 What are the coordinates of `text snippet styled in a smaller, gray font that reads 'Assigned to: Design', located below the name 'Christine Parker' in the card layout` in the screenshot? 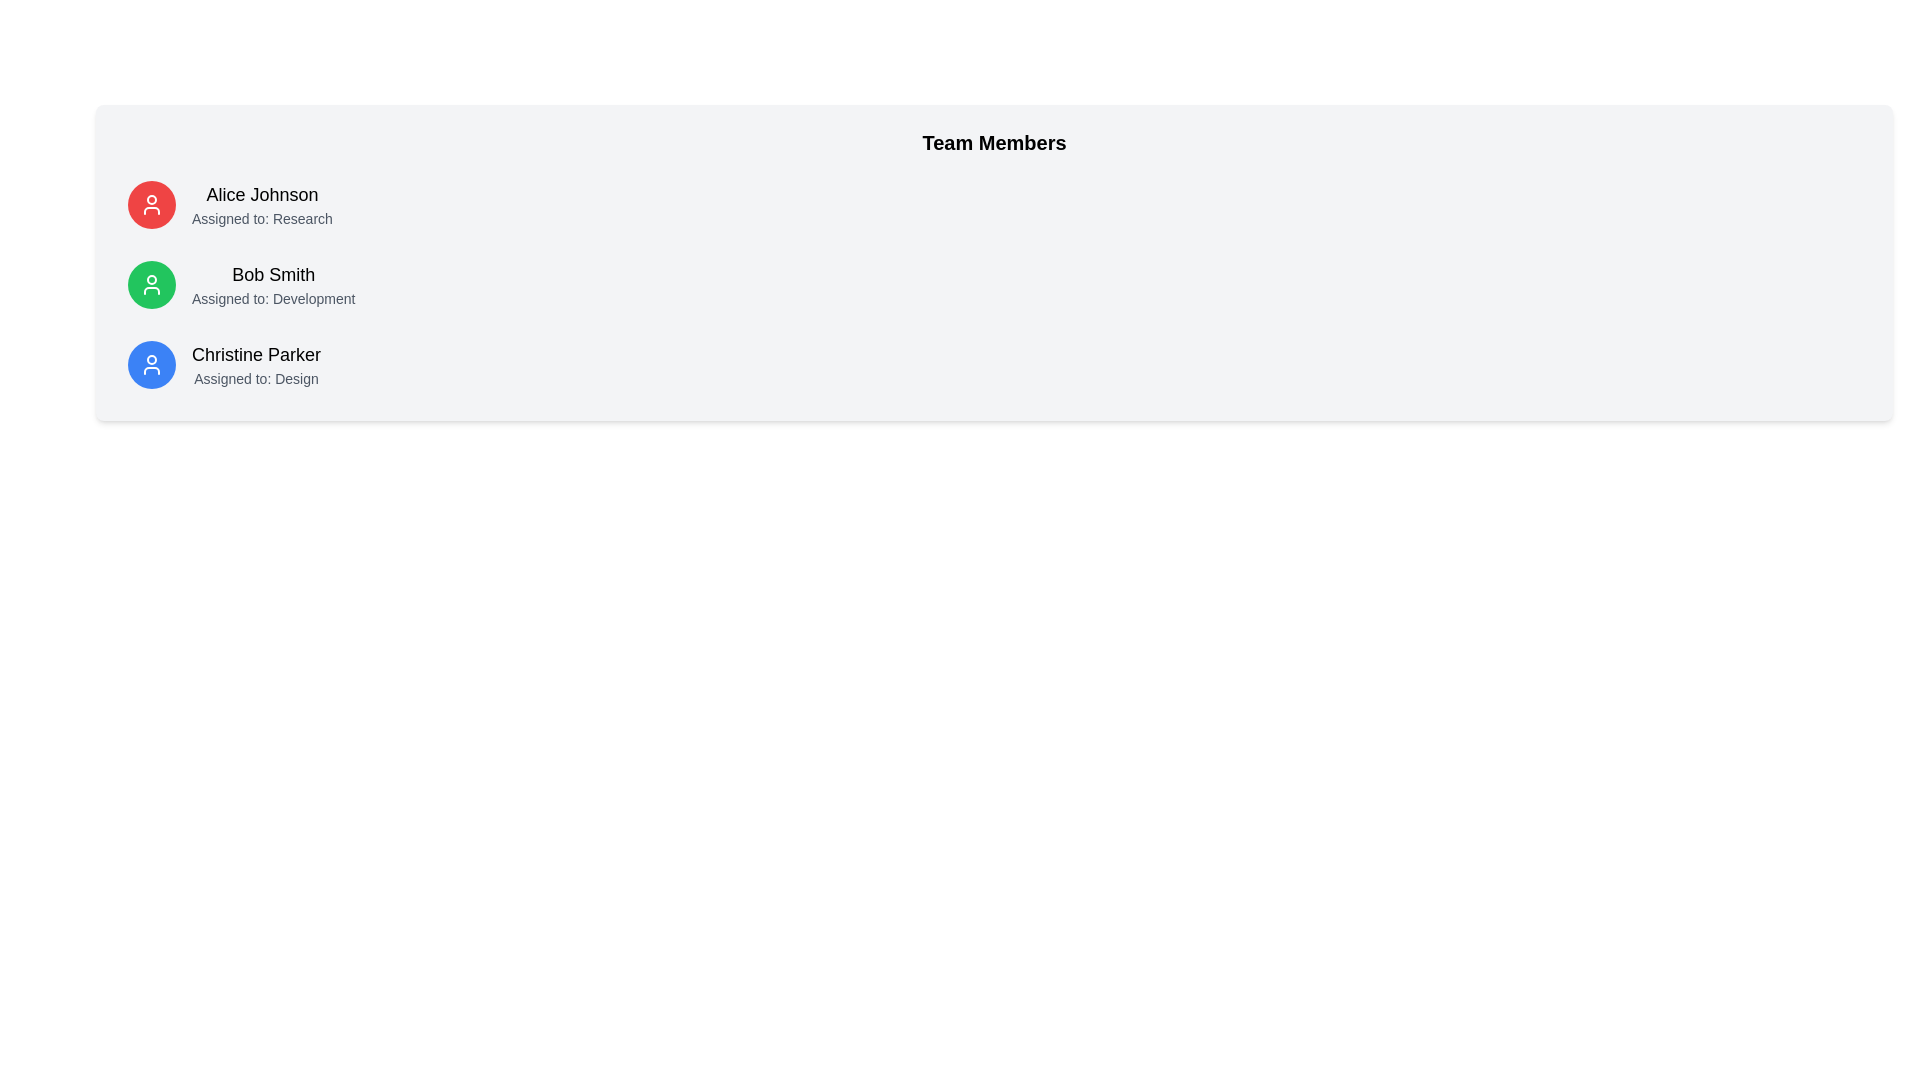 It's located at (255, 378).